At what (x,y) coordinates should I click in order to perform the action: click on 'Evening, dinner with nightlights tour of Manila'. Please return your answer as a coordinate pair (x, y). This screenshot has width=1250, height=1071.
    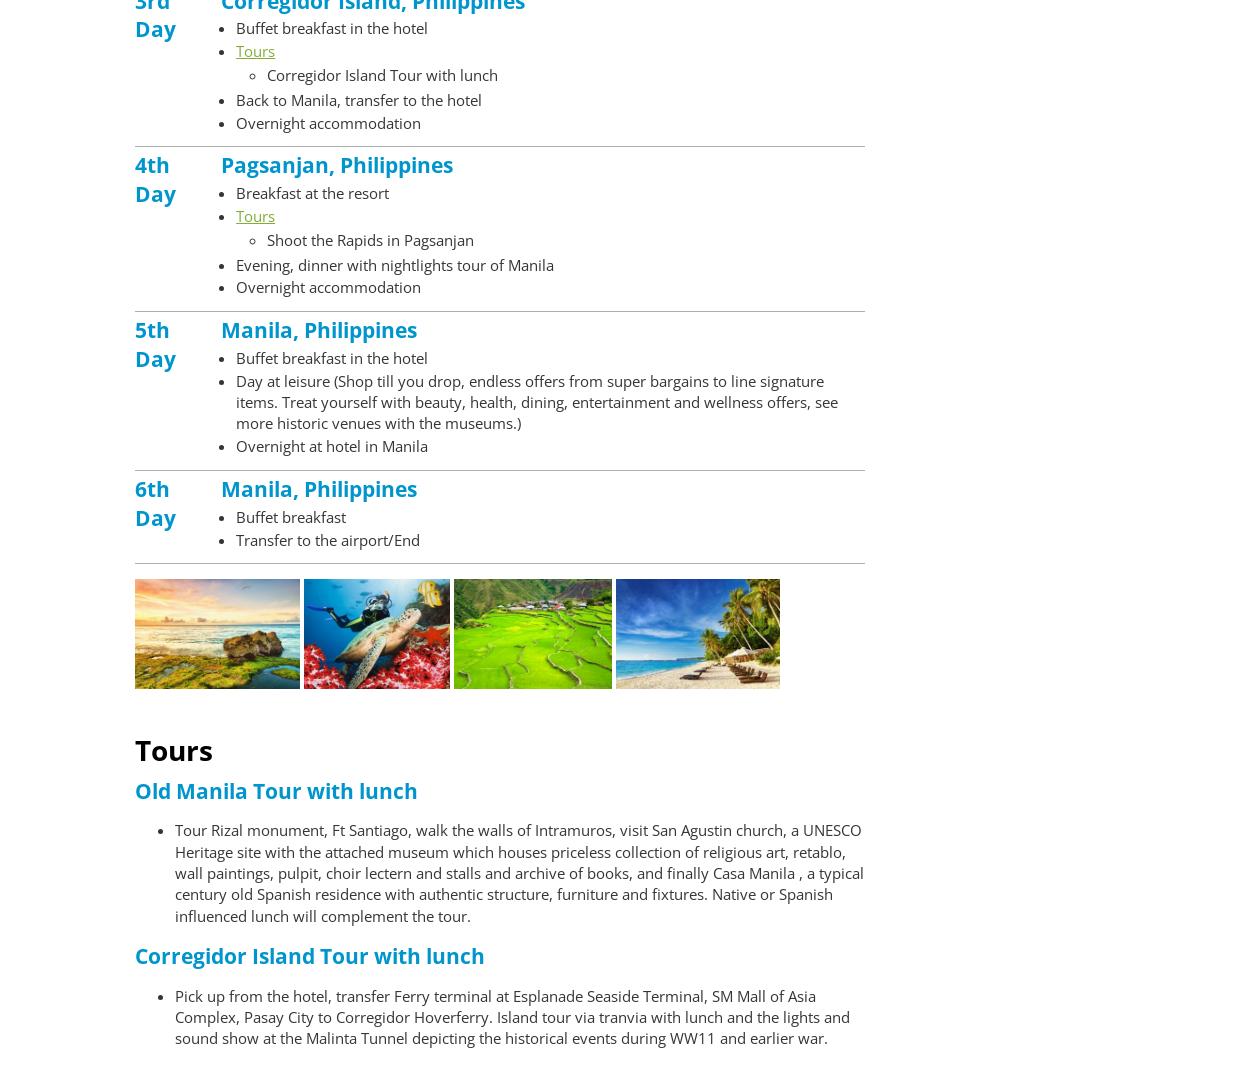
    Looking at the image, I should click on (395, 264).